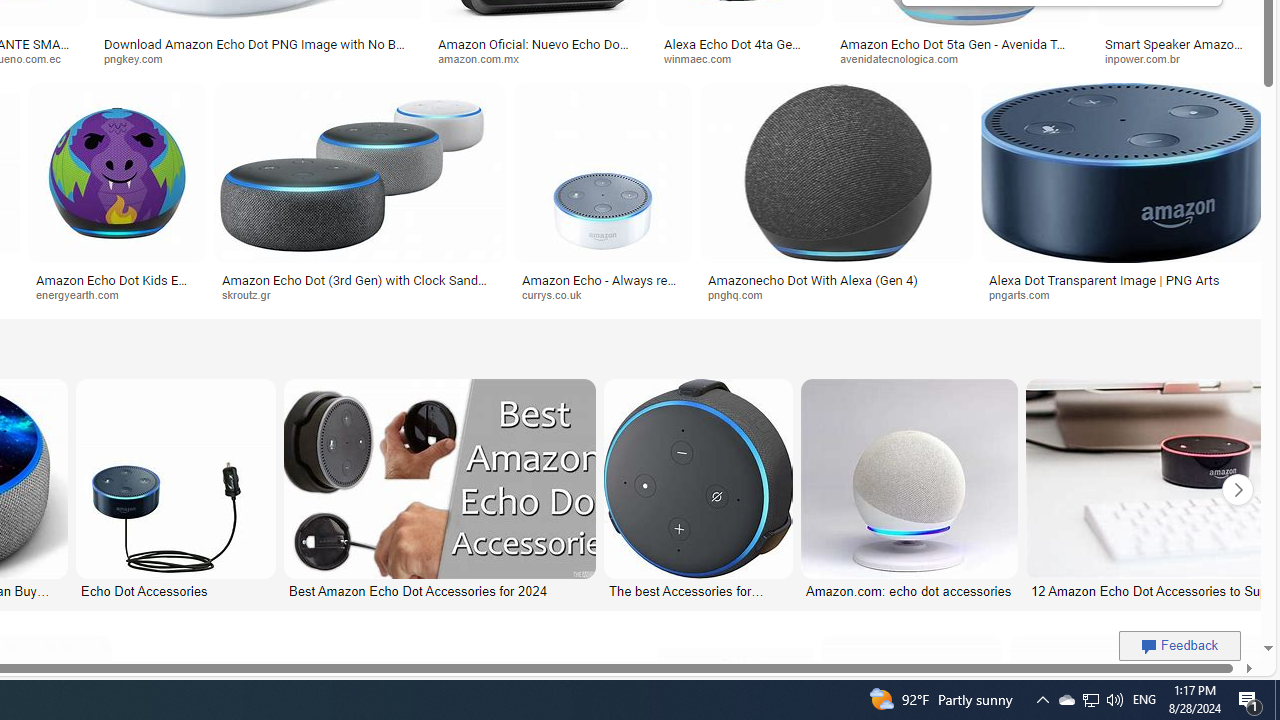  Describe the element at coordinates (741, 294) in the screenshot. I see `'pnghq.com'` at that location.